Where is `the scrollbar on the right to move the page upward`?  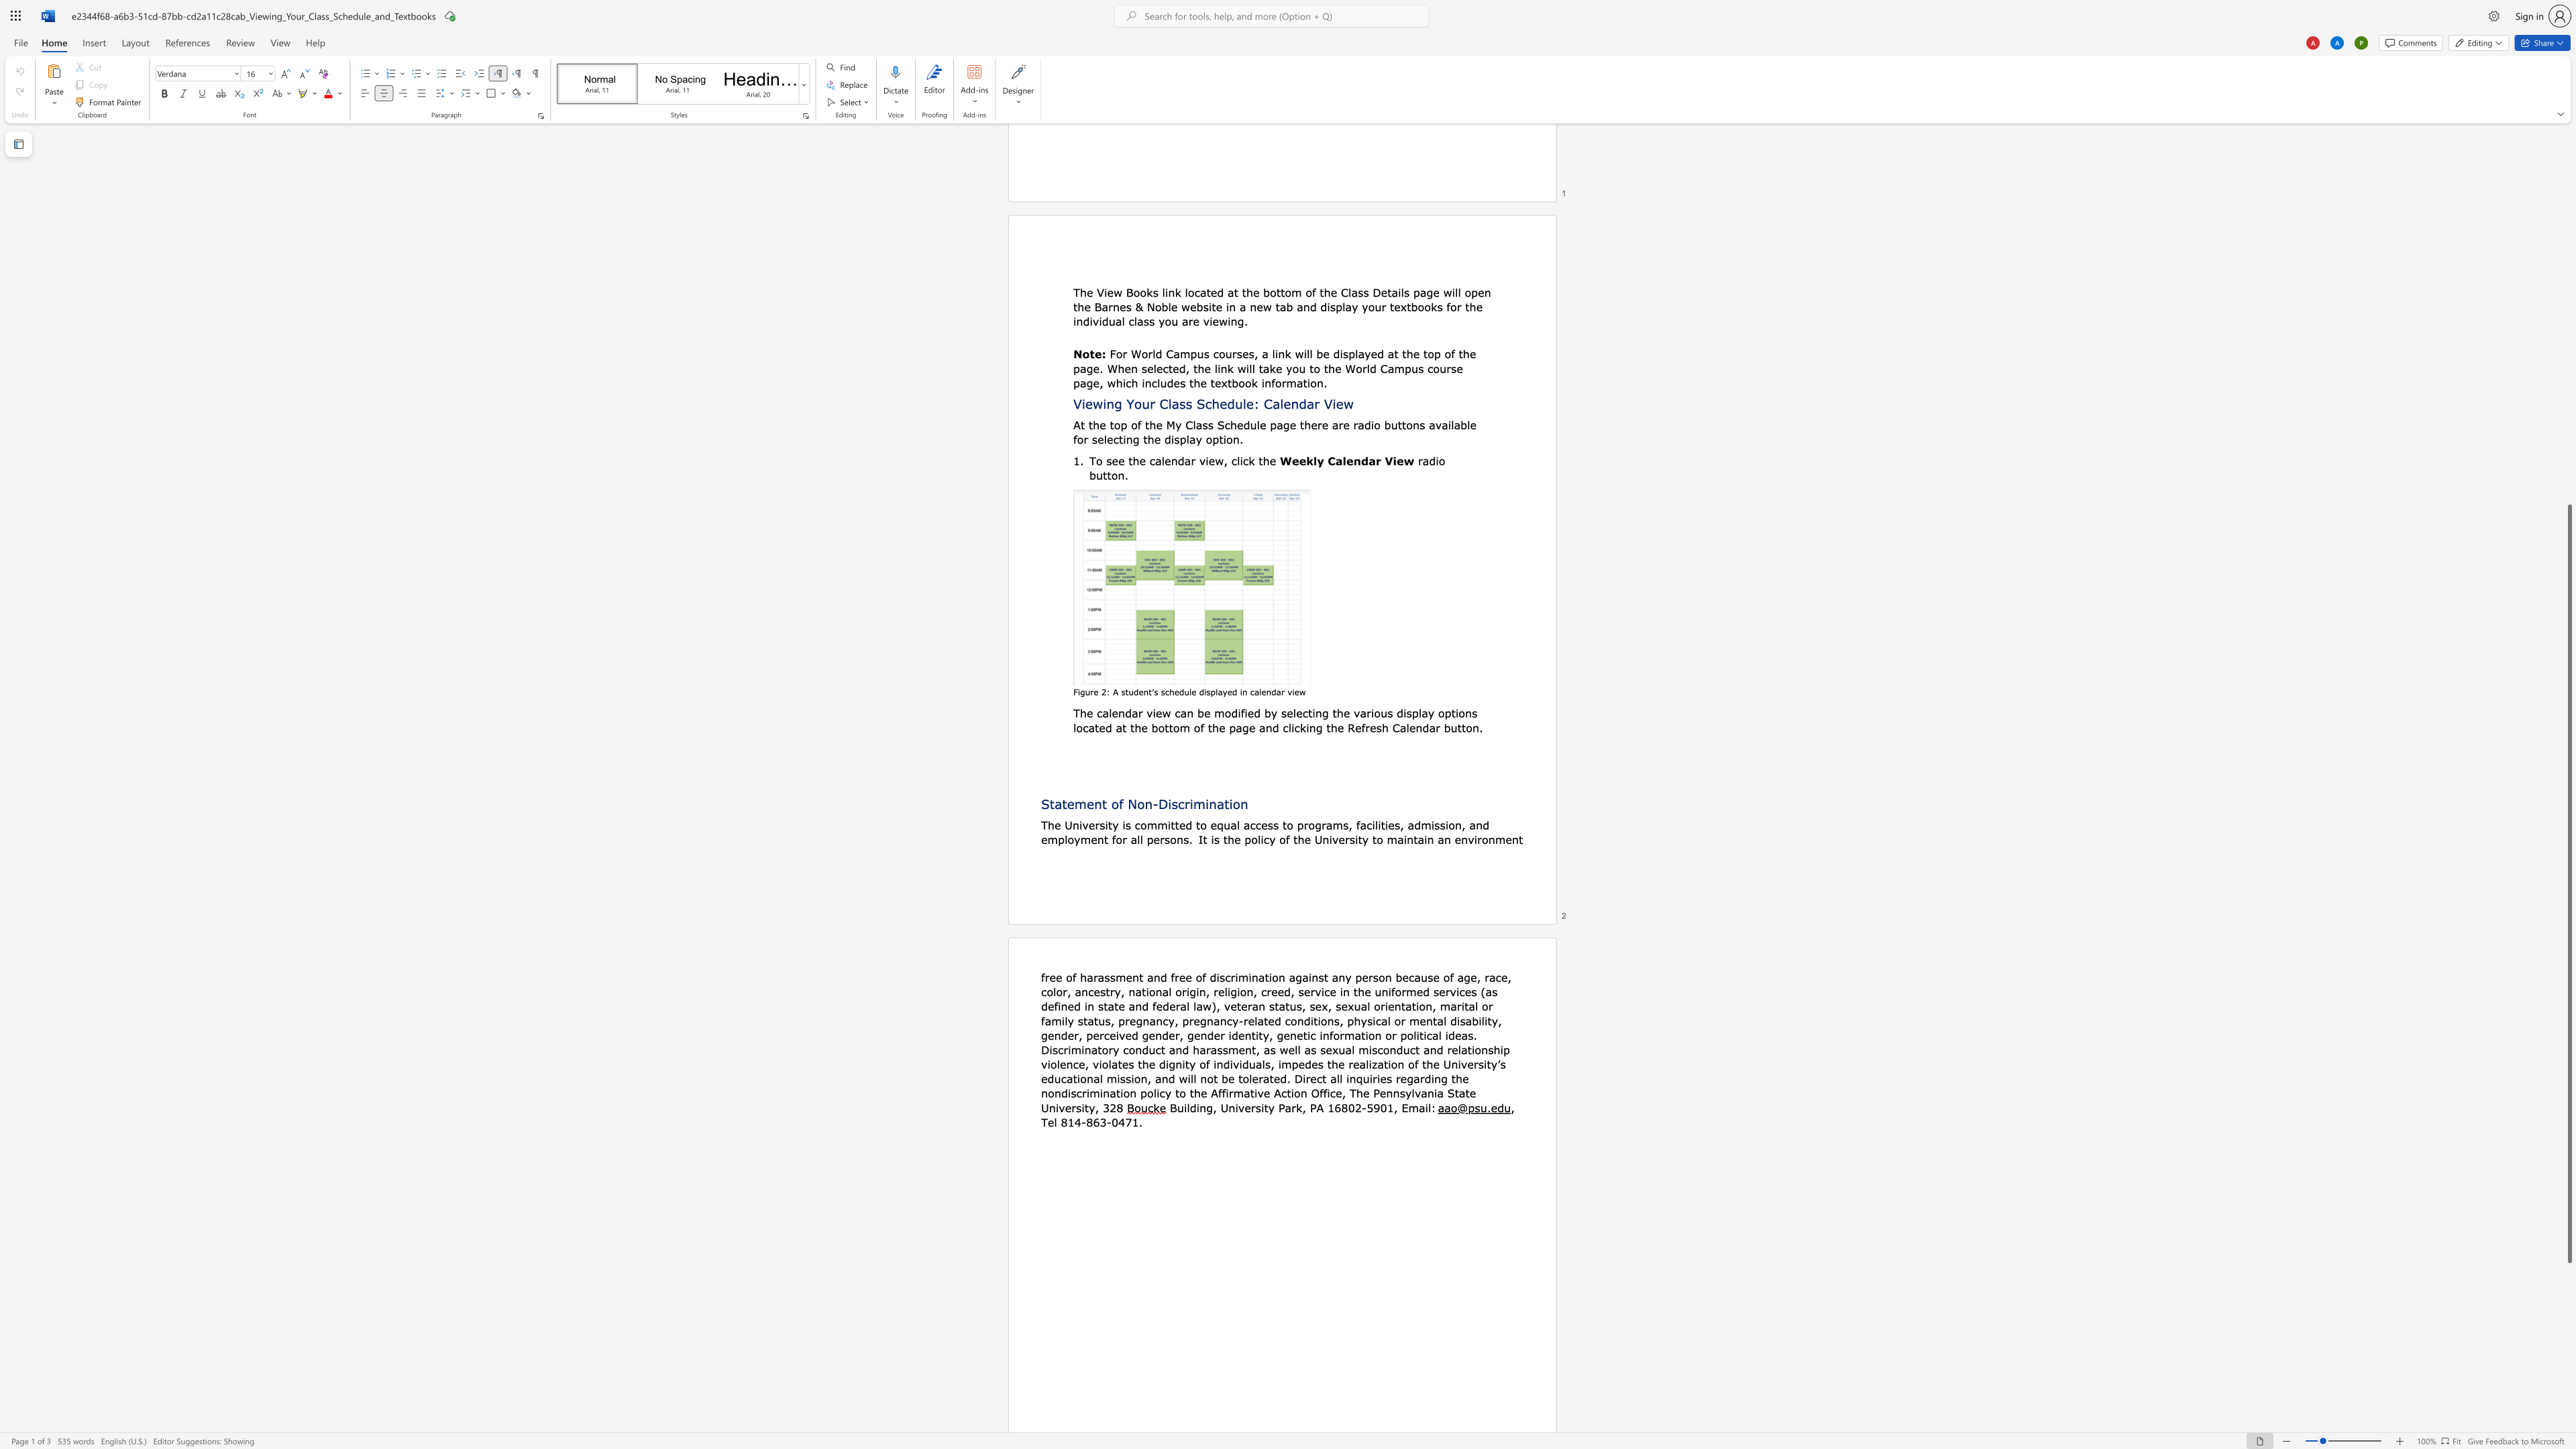
the scrollbar on the right to move the page upward is located at coordinates (2568, 181).